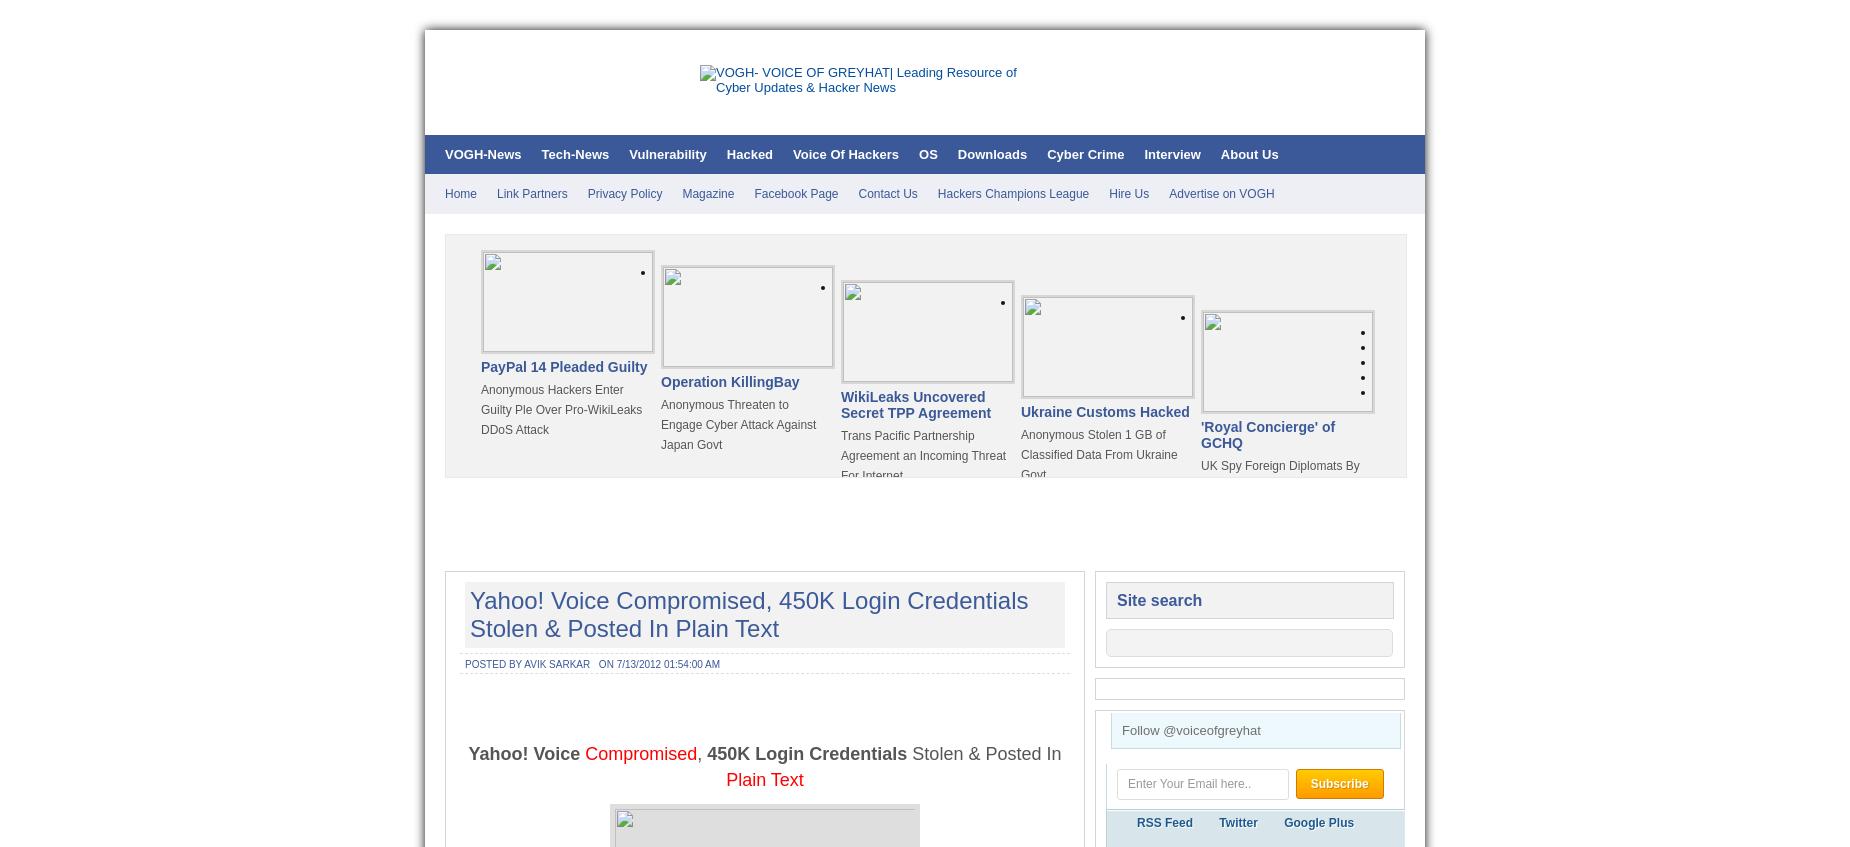 This screenshot has width=1850, height=847. What do you see at coordinates (739, 669) in the screenshot?
I see `'FaceTime Bug and App Store Purchase Flaw Fixed'` at bounding box center [739, 669].